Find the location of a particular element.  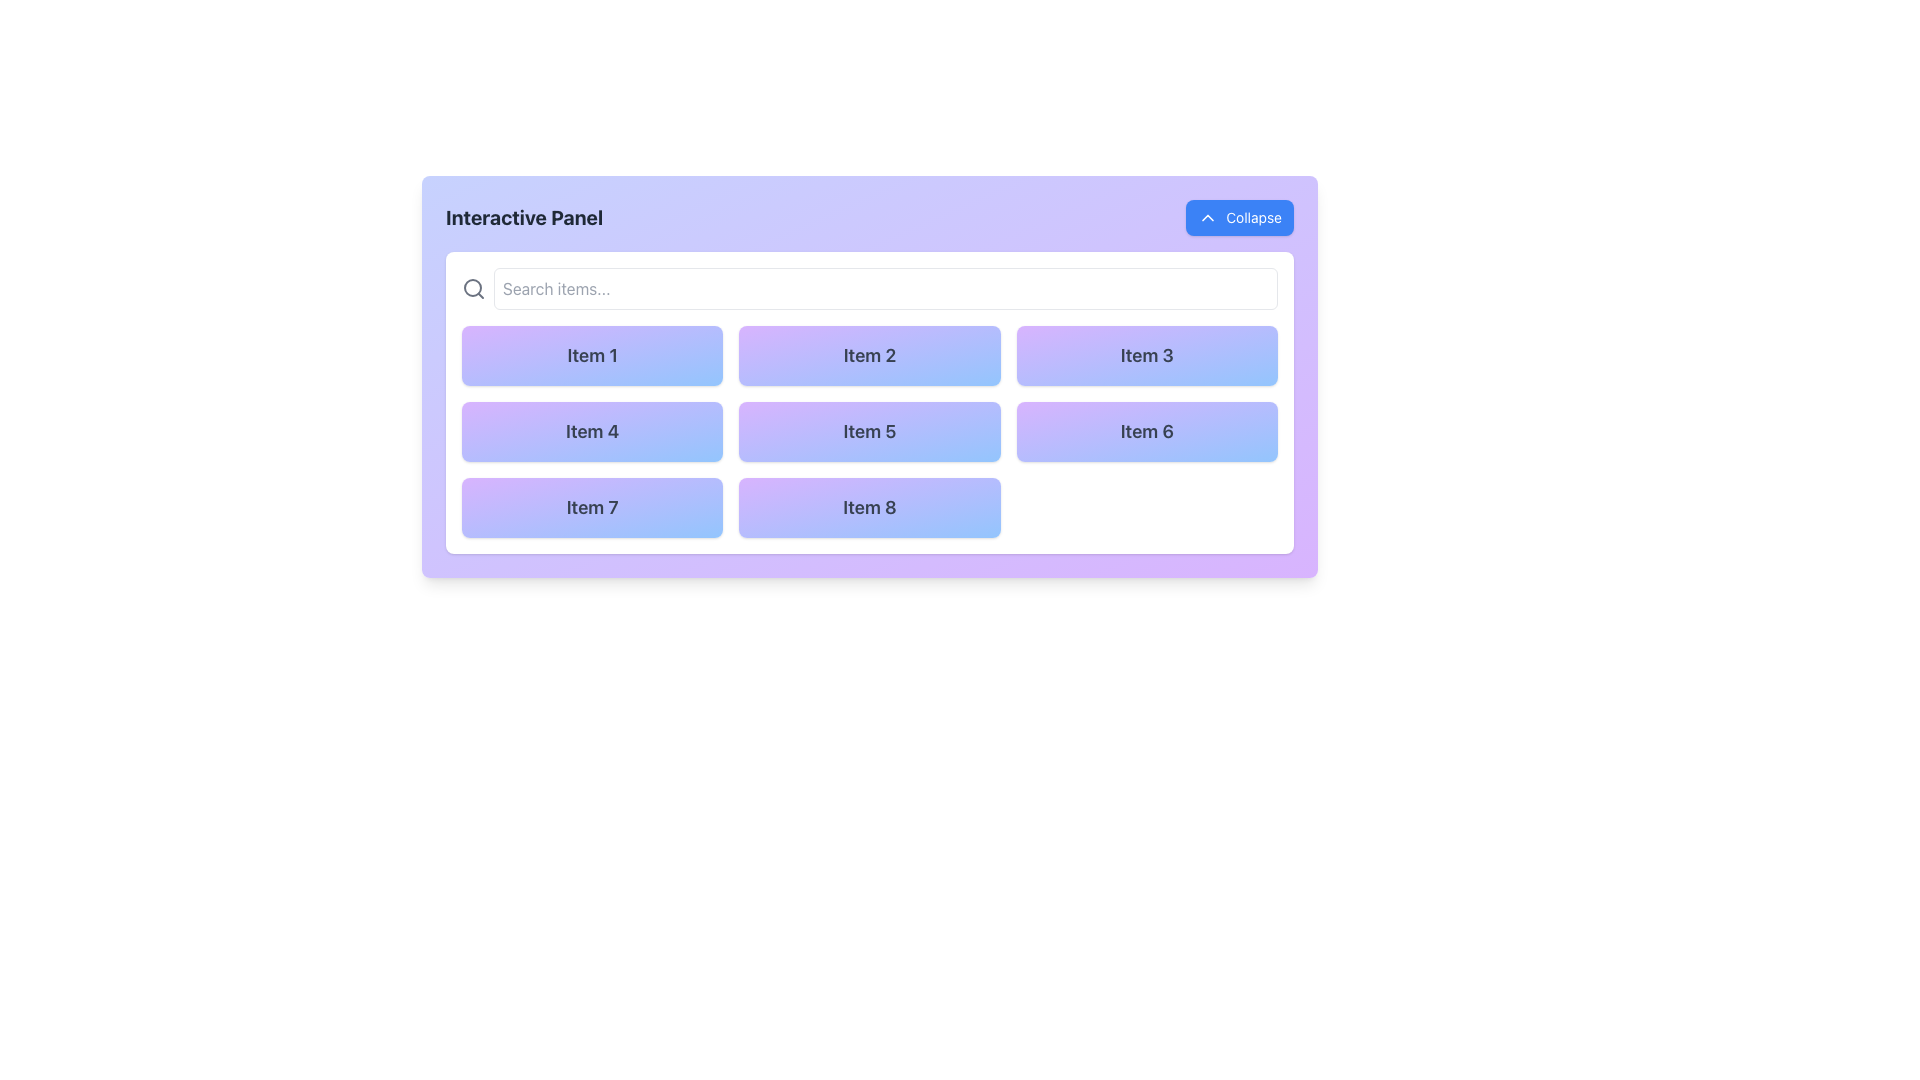

the text label 'Item 4' located in the second row, first column of the button grid to identify its action is located at coordinates (591, 430).